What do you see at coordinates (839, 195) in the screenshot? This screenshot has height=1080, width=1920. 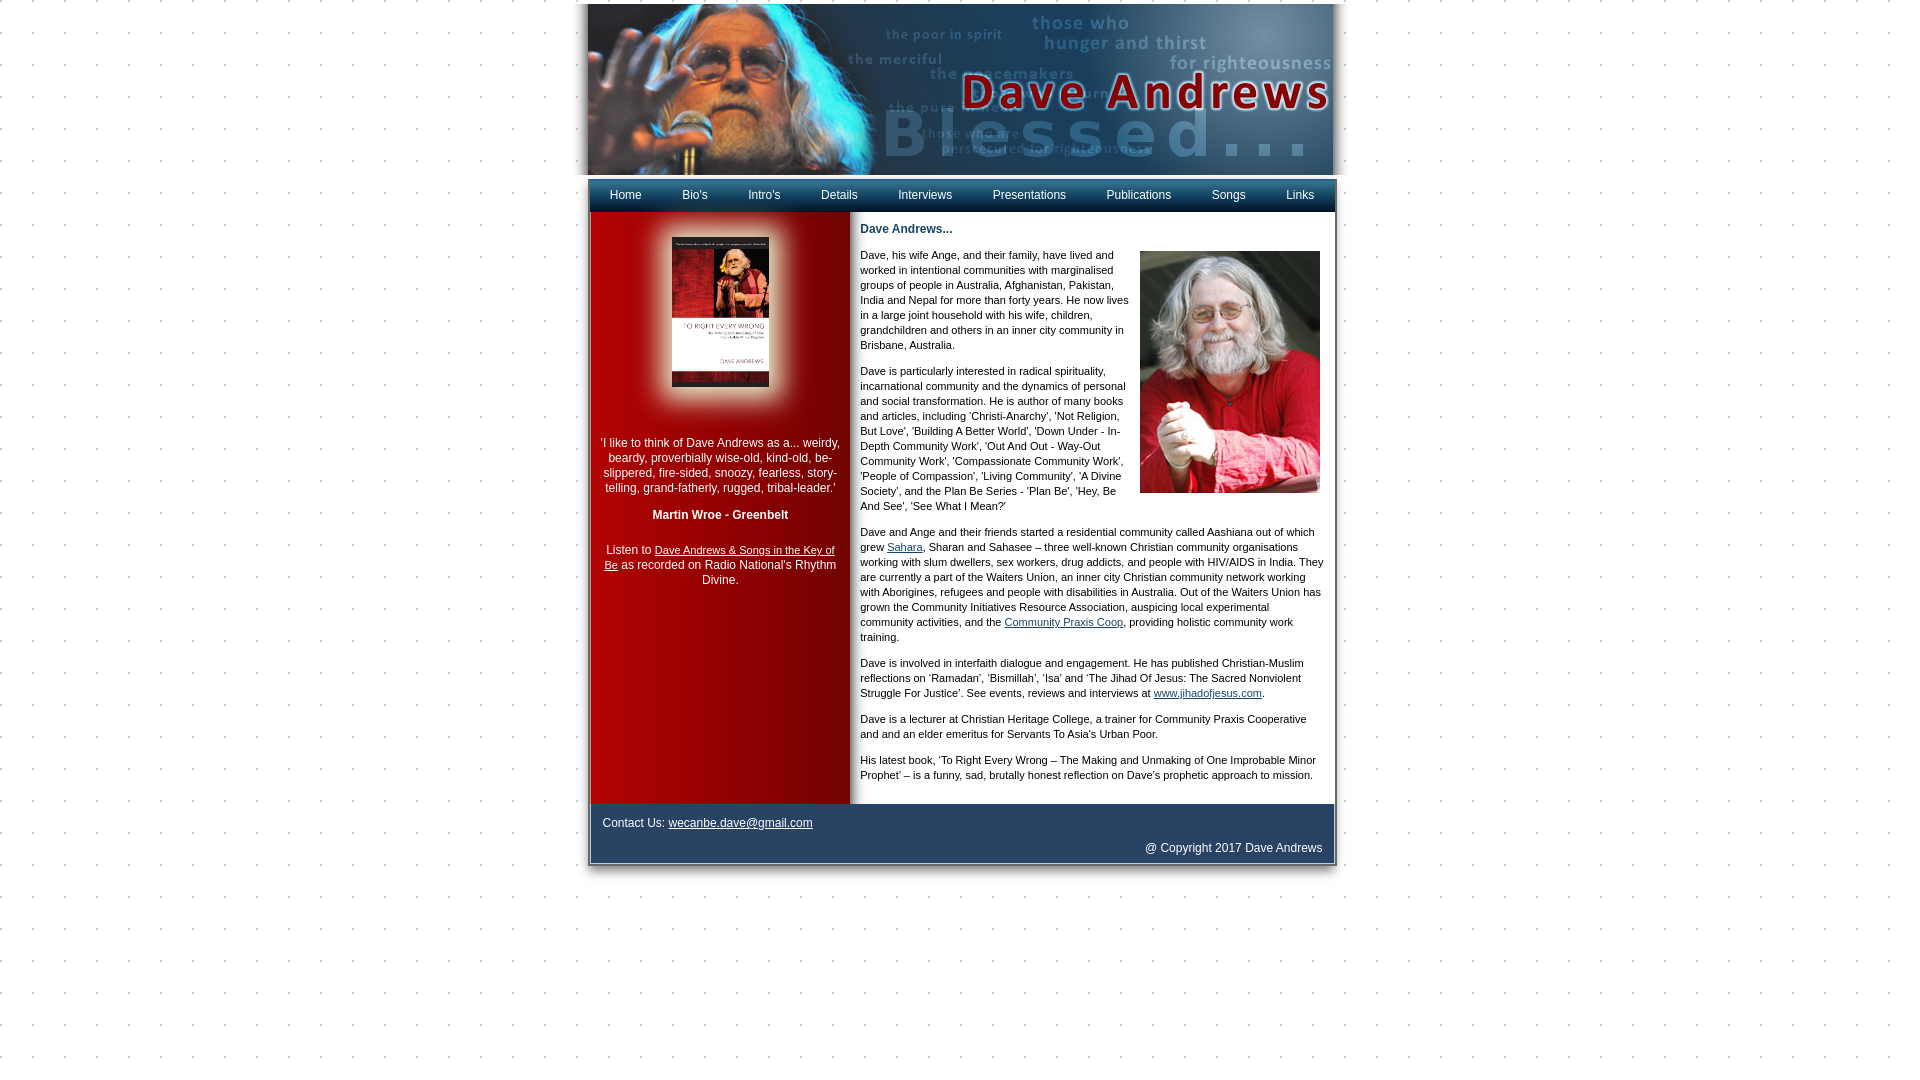 I see `'Details'` at bounding box center [839, 195].